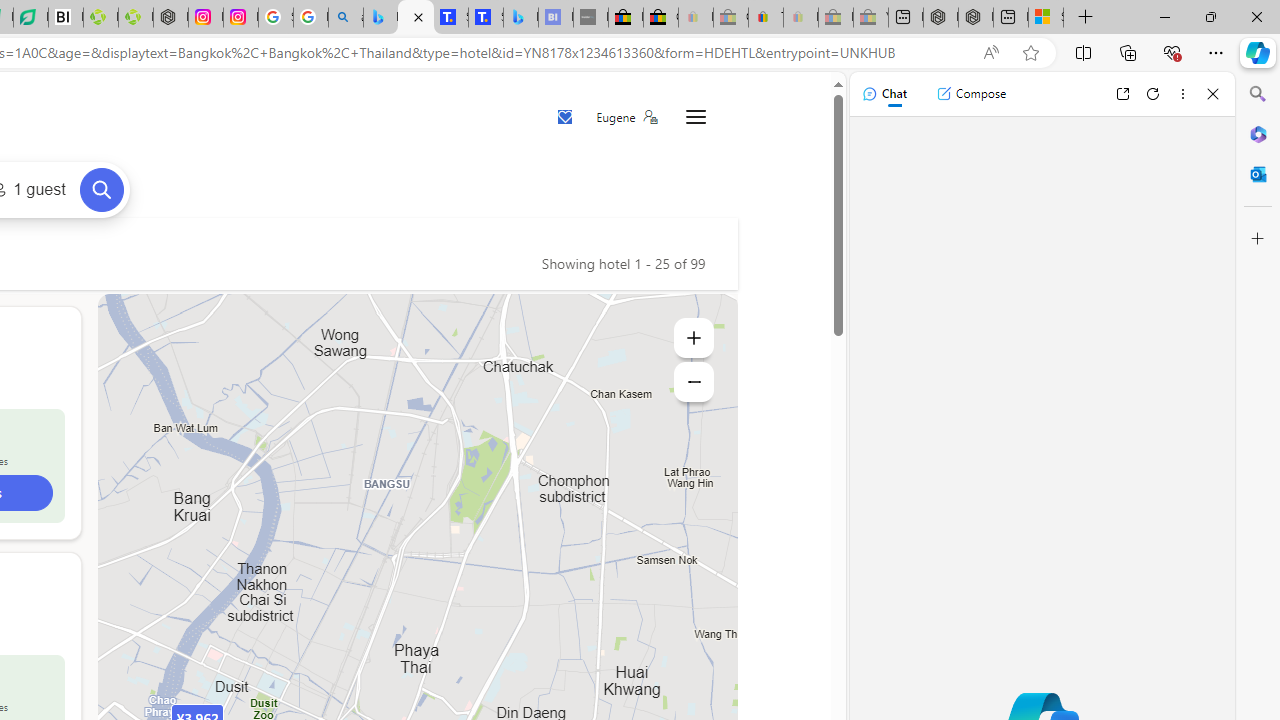 Image resolution: width=1280 pixels, height=720 pixels. I want to click on 'alabama high school quarterback dies - Search', so click(346, 17).